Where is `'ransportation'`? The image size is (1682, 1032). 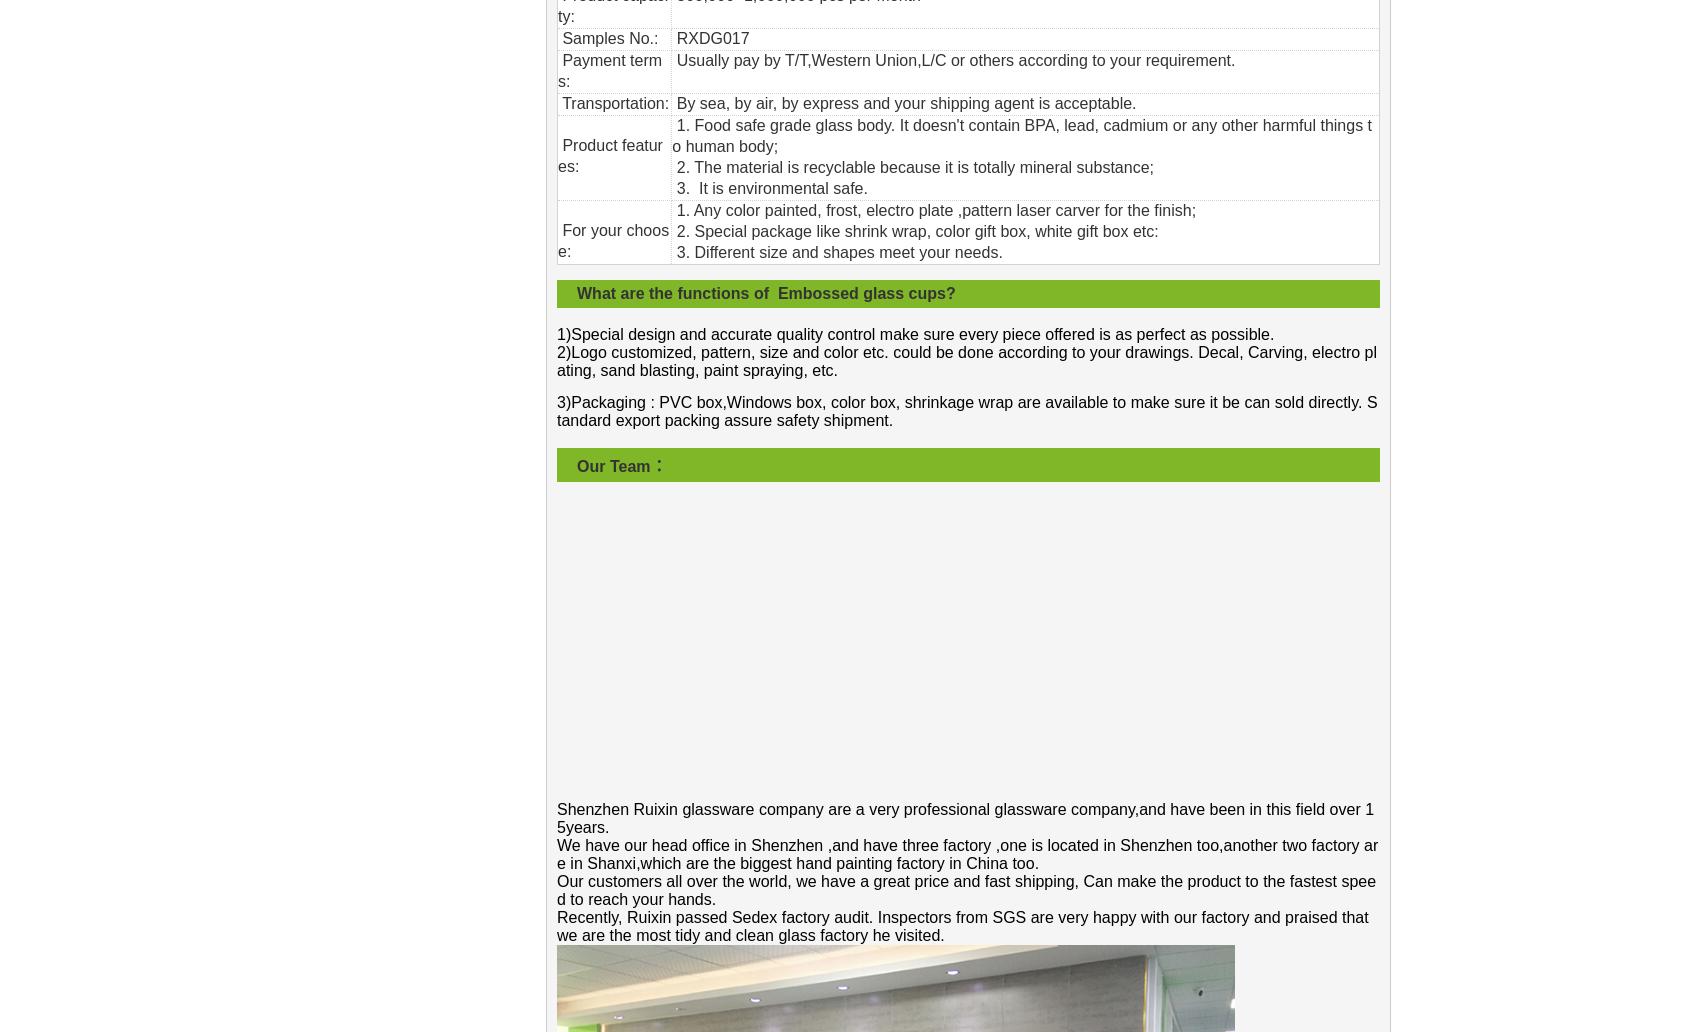 'ransportation' is located at coordinates (571, 103).